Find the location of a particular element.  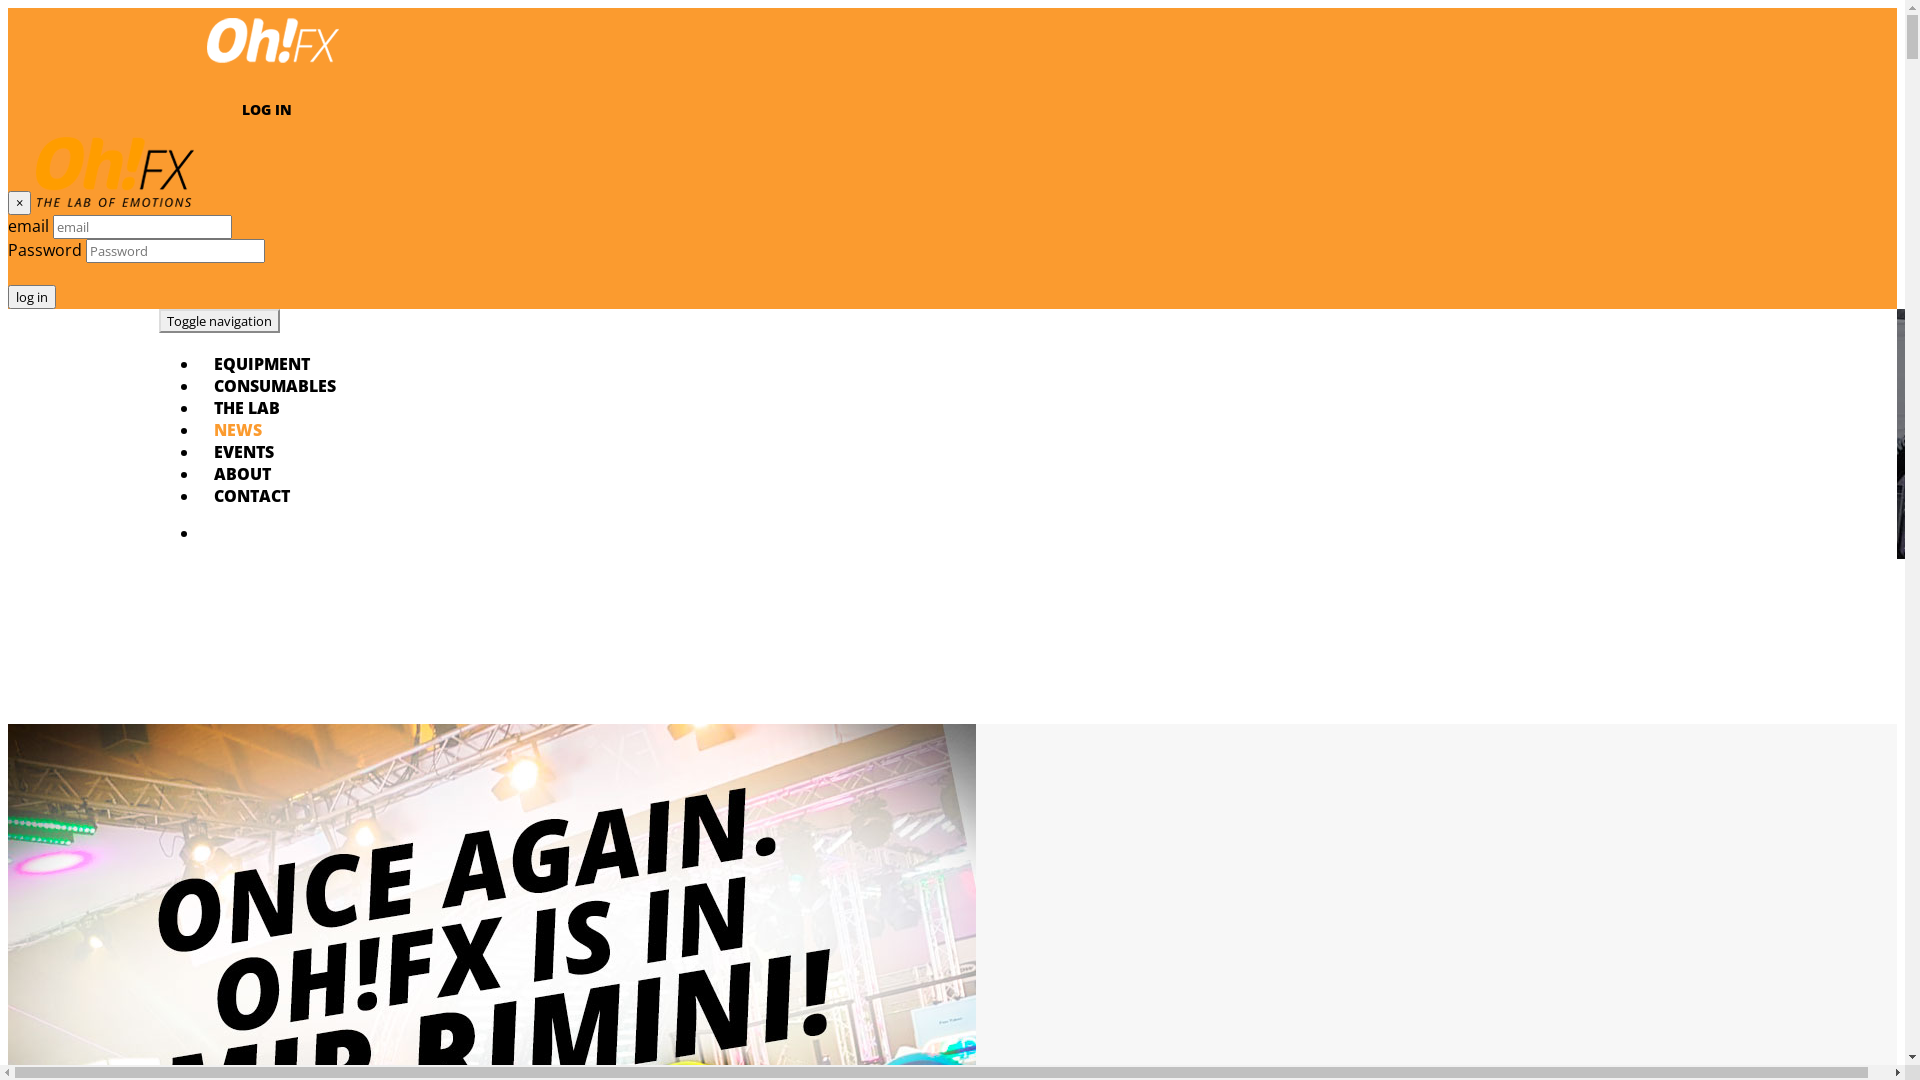

'ABOUT' is located at coordinates (241, 474).